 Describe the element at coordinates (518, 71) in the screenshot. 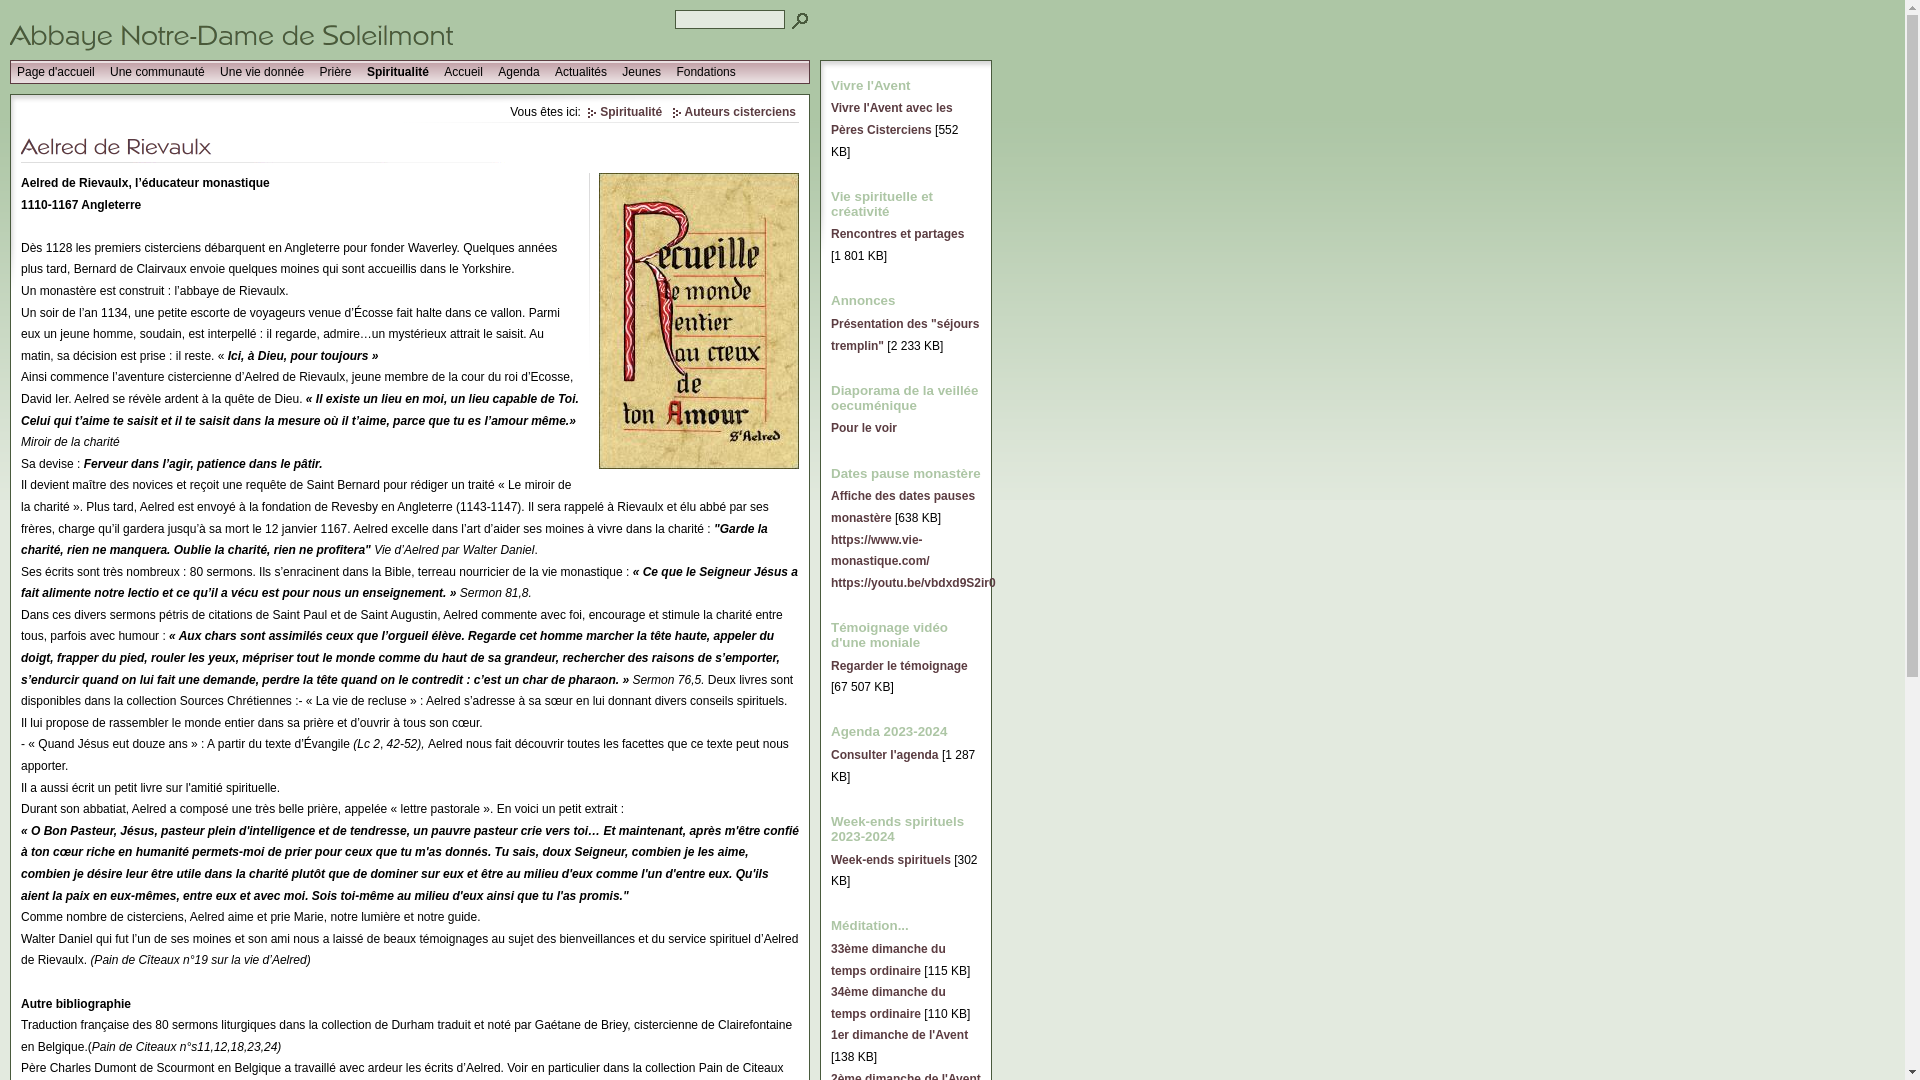

I see `'Agenda'` at that location.